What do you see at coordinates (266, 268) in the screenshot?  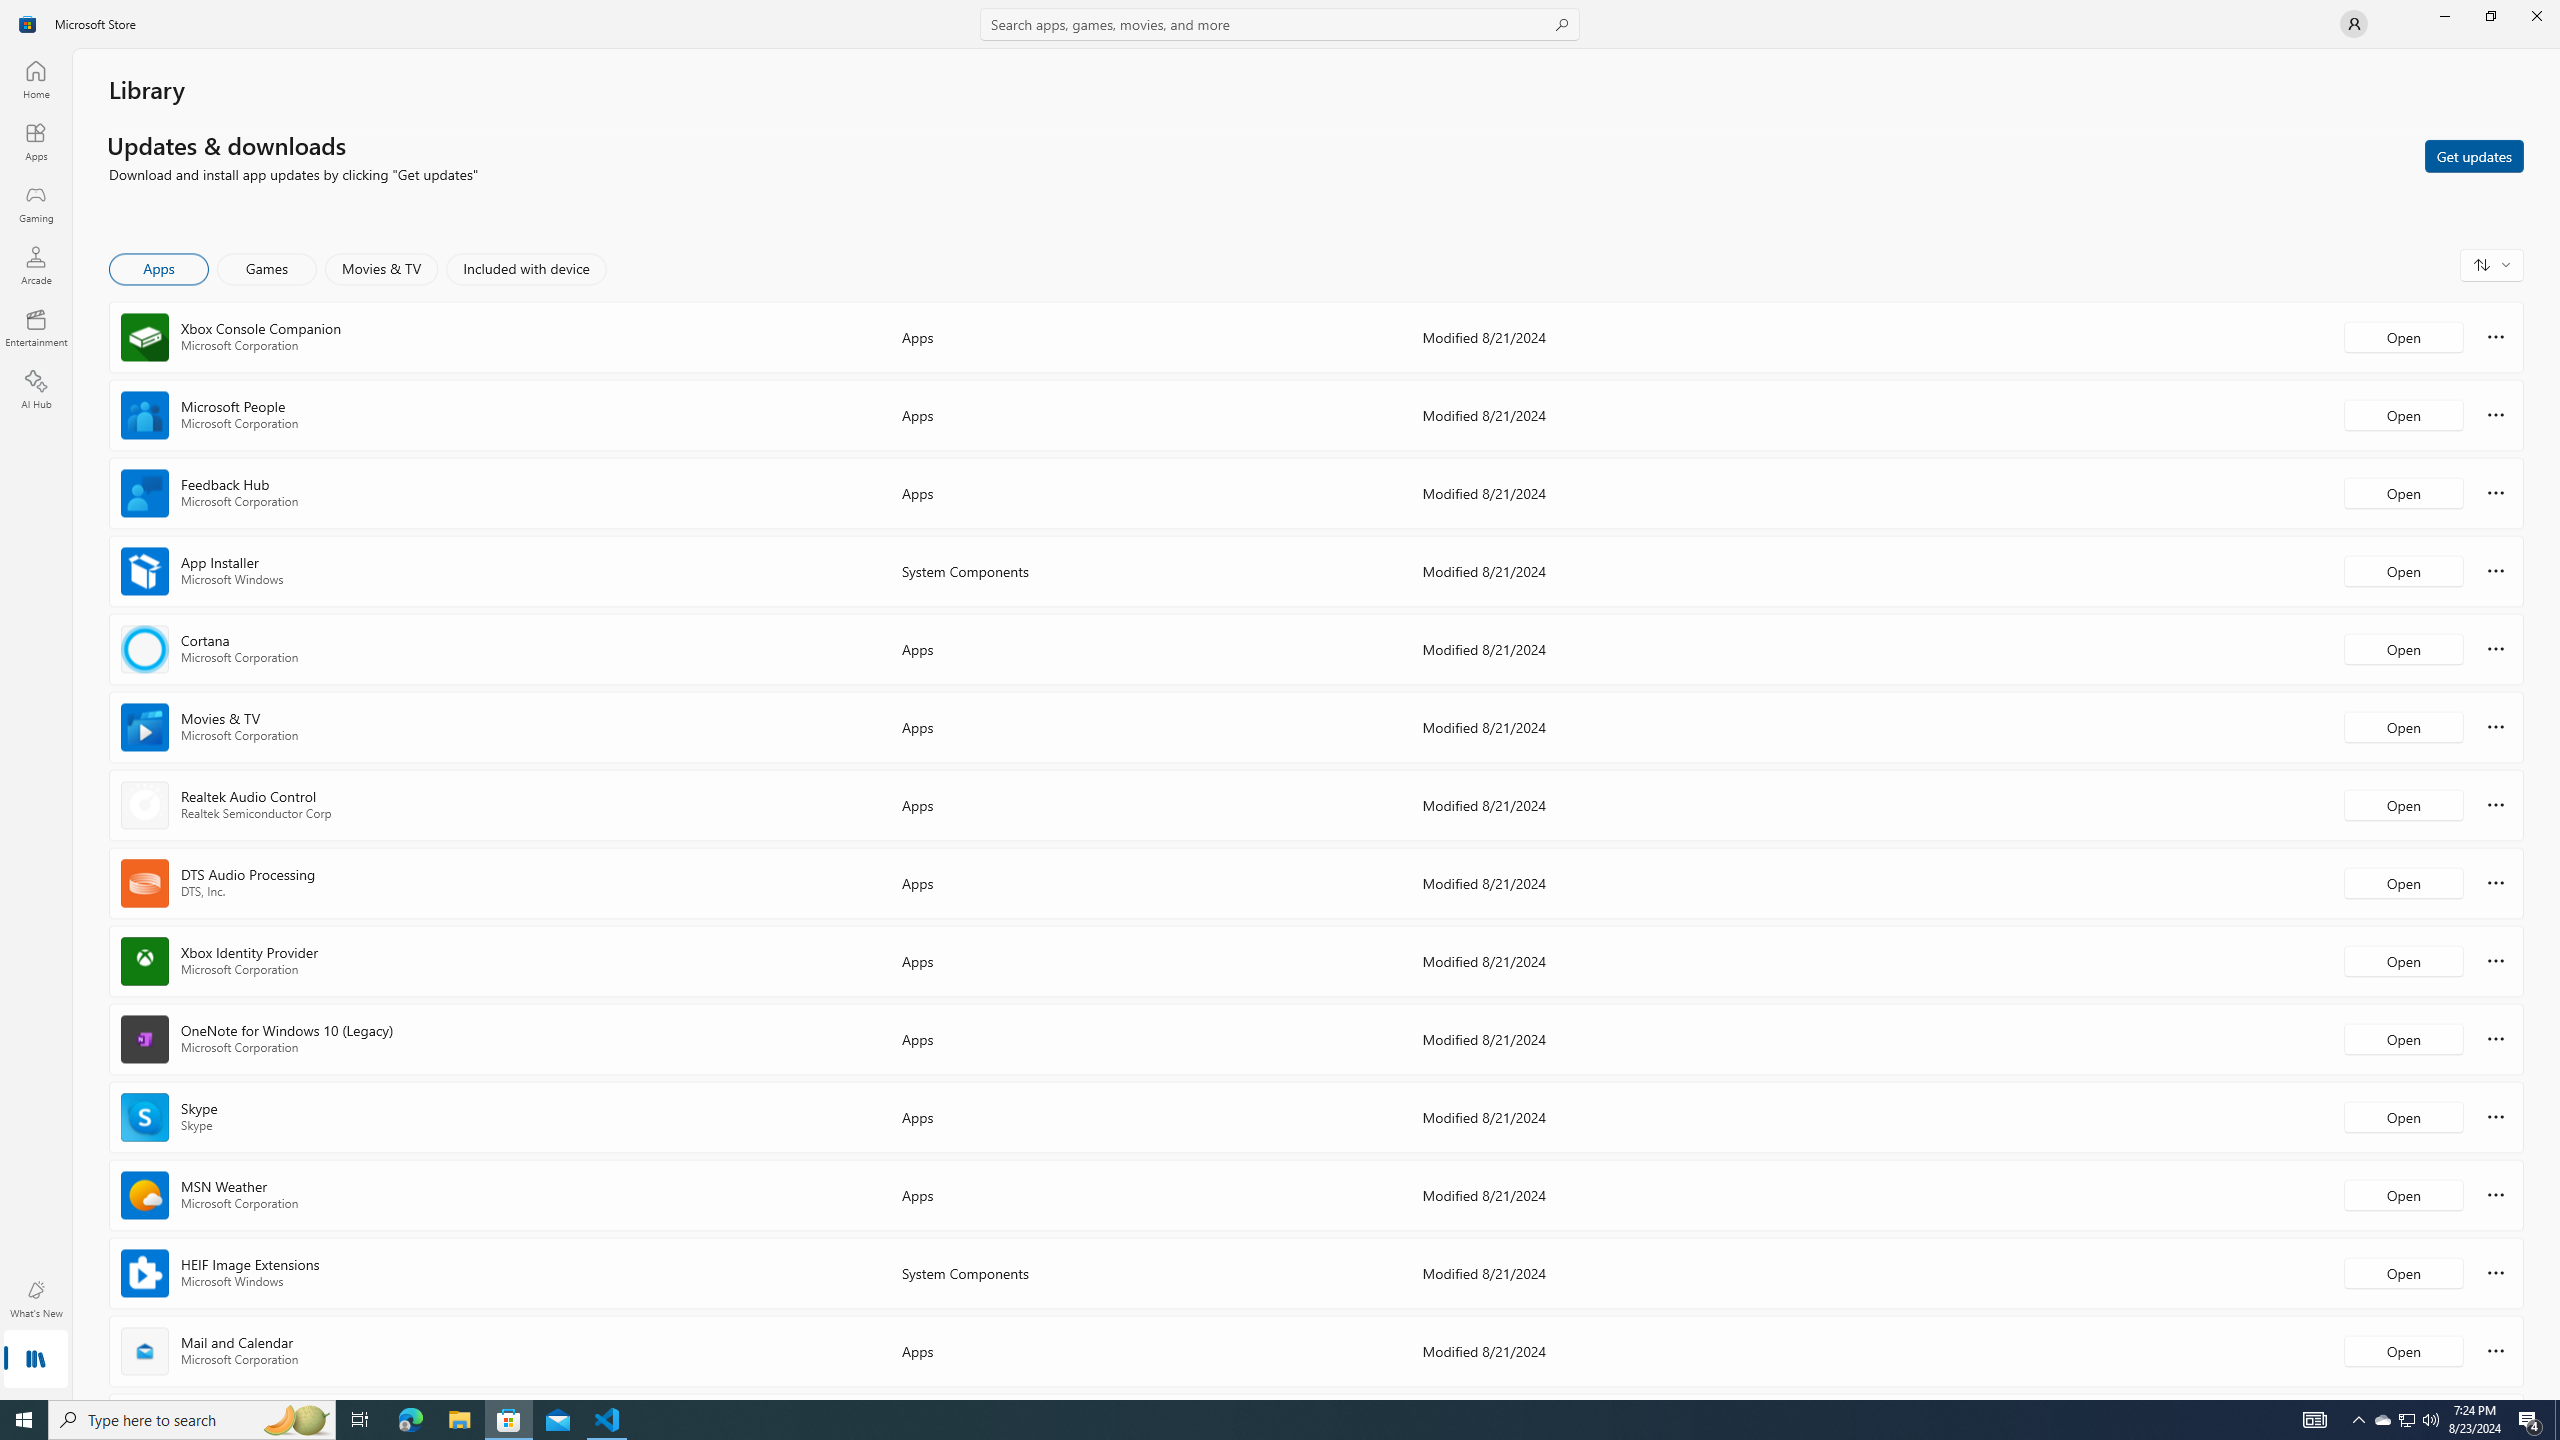 I see `'Games'` at bounding box center [266, 268].